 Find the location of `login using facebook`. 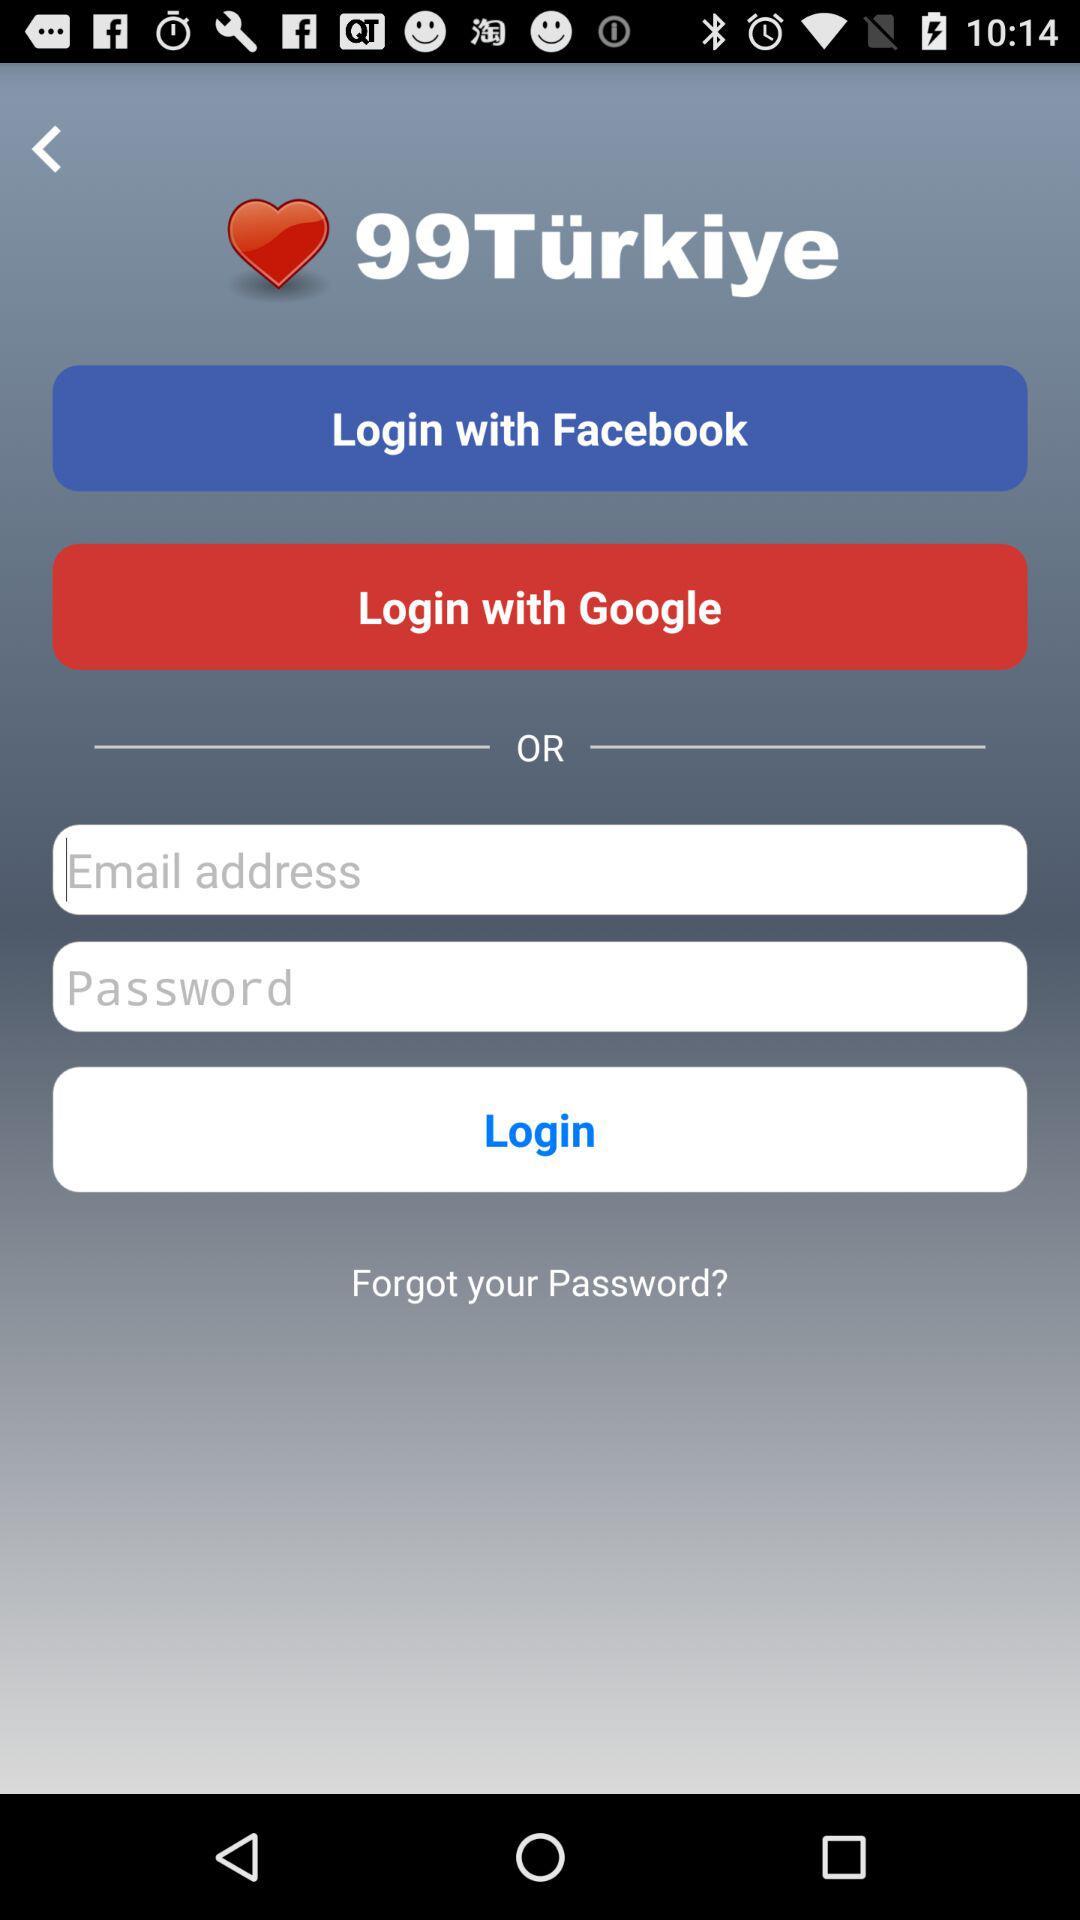

login using facebook is located at coordinates (540, 427).